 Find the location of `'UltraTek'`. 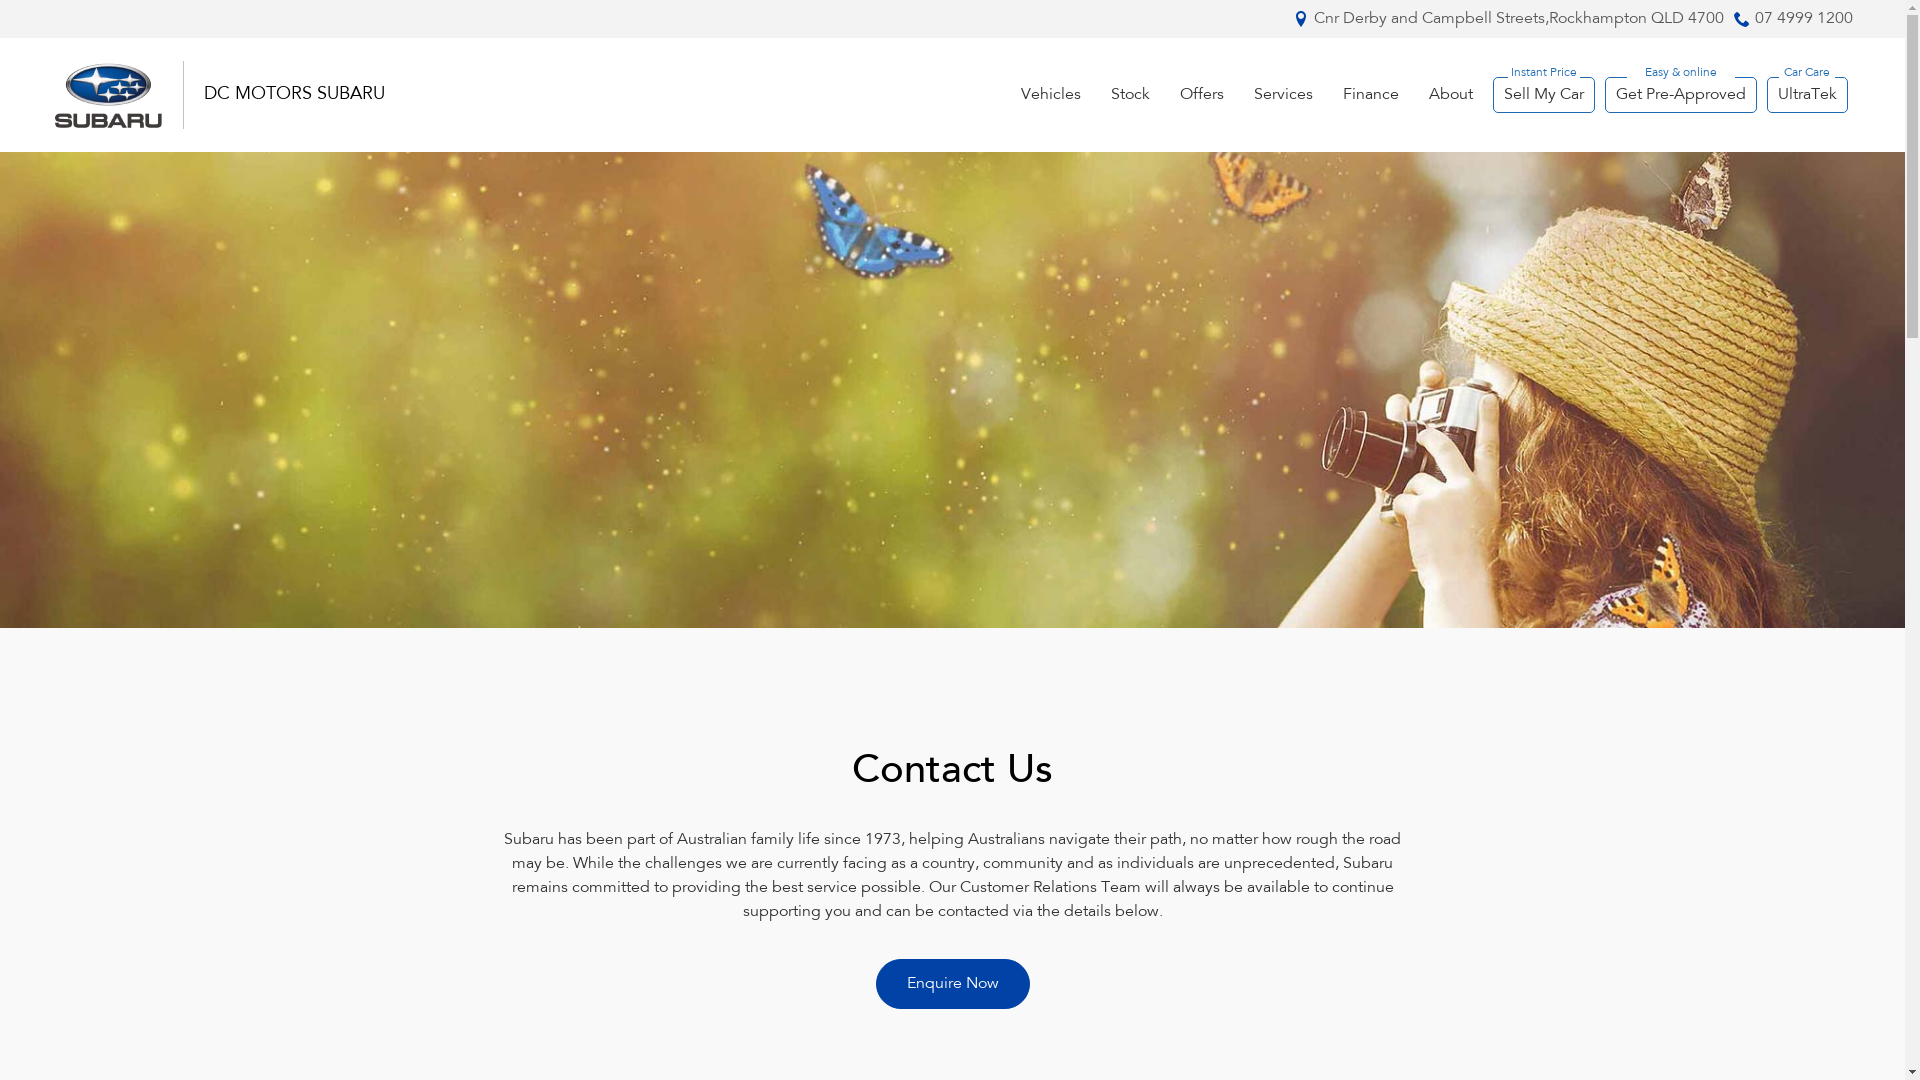

'UltraTek' is located at coordinates (1806, 95).